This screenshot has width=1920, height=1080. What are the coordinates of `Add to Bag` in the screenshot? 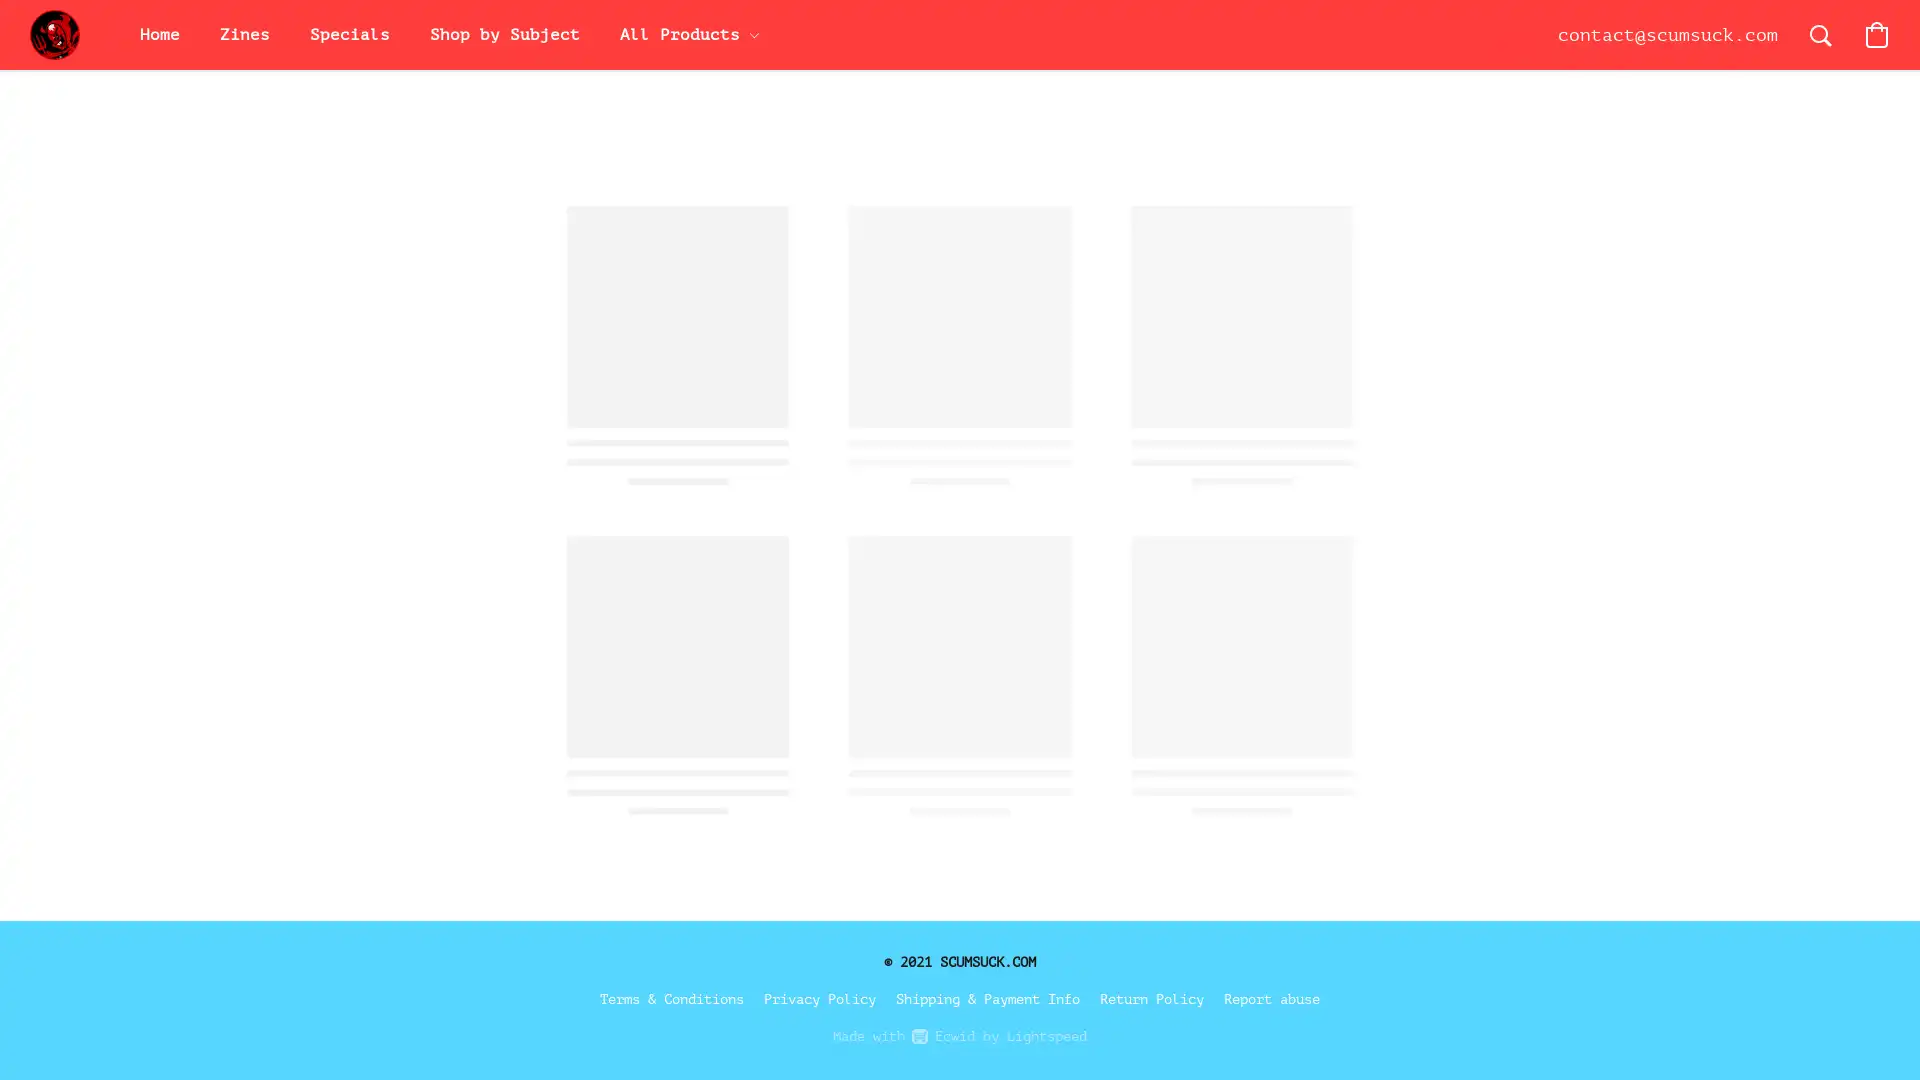 It's located at (1310, 503).